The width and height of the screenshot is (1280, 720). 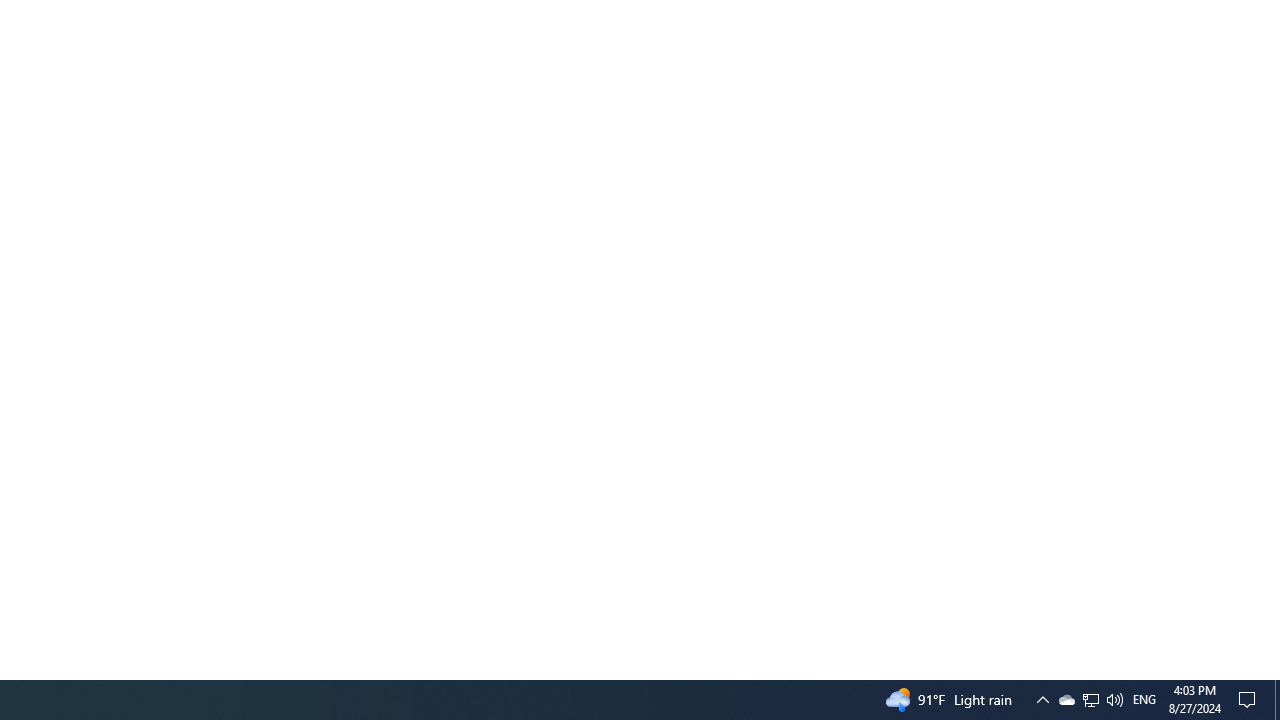 What do you see at coordinates (1089, 698) in the screenshot?
I see `'Tray Input Indicator - English (United States)'` at bounding box center [1089, 698].